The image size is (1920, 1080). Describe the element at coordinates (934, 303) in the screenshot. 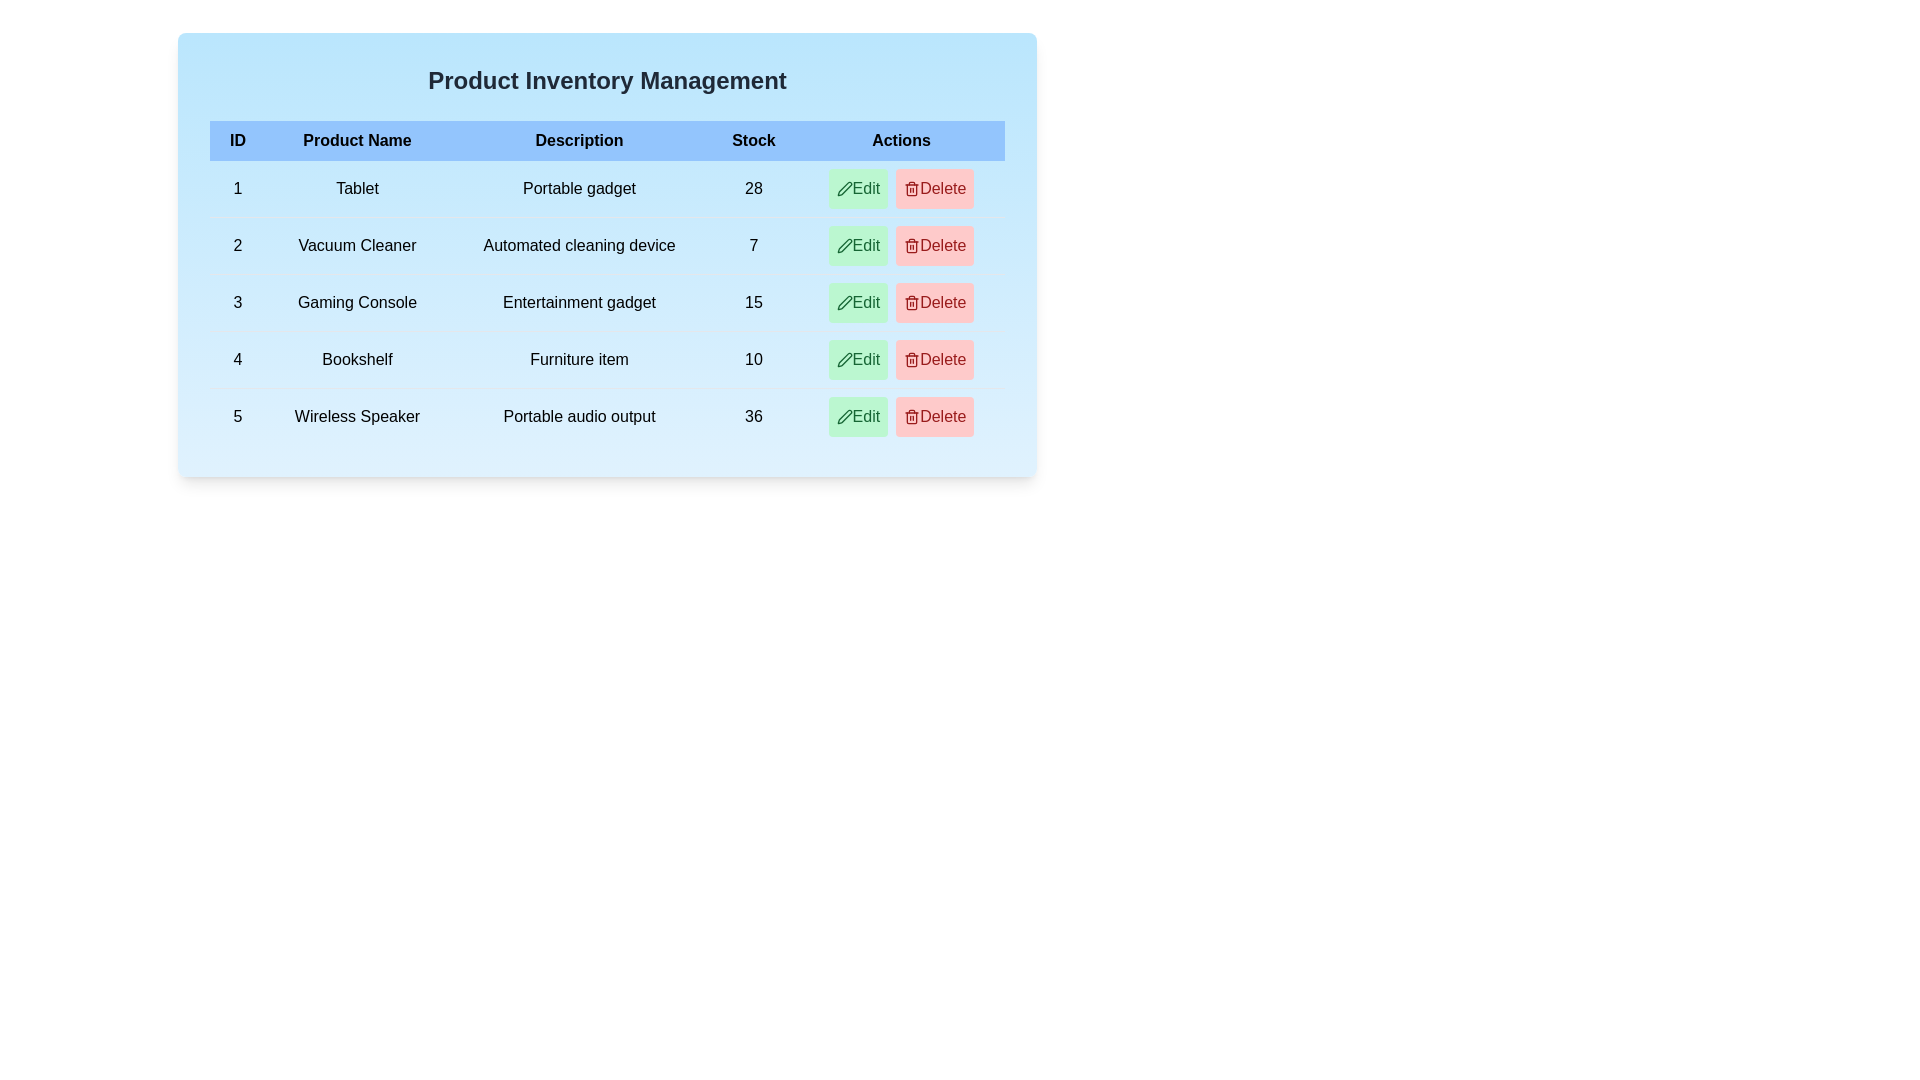

I see `the deletion button in the third row under the 'Actions' column` at that location.